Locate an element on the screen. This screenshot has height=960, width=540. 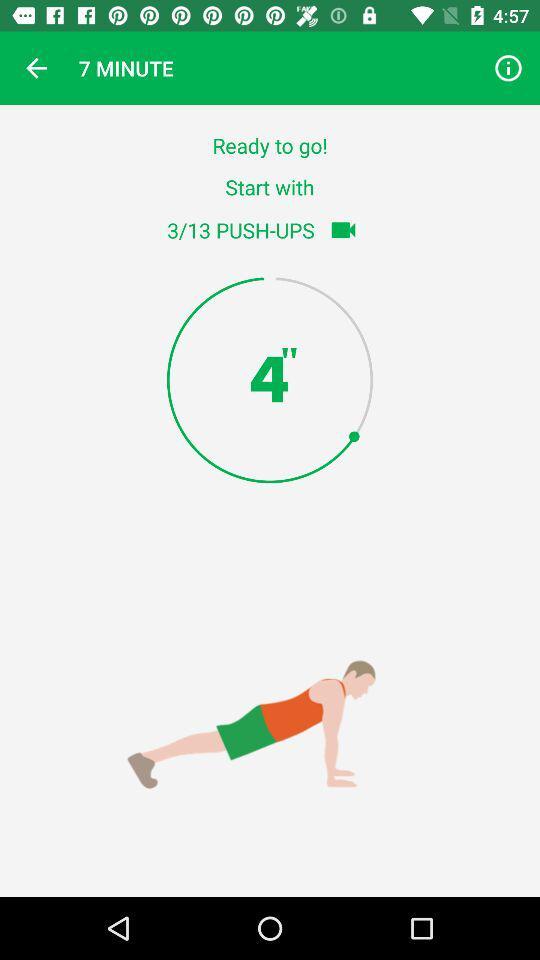
the icon next to 3 13 push item is located at coordinates (342, 230).